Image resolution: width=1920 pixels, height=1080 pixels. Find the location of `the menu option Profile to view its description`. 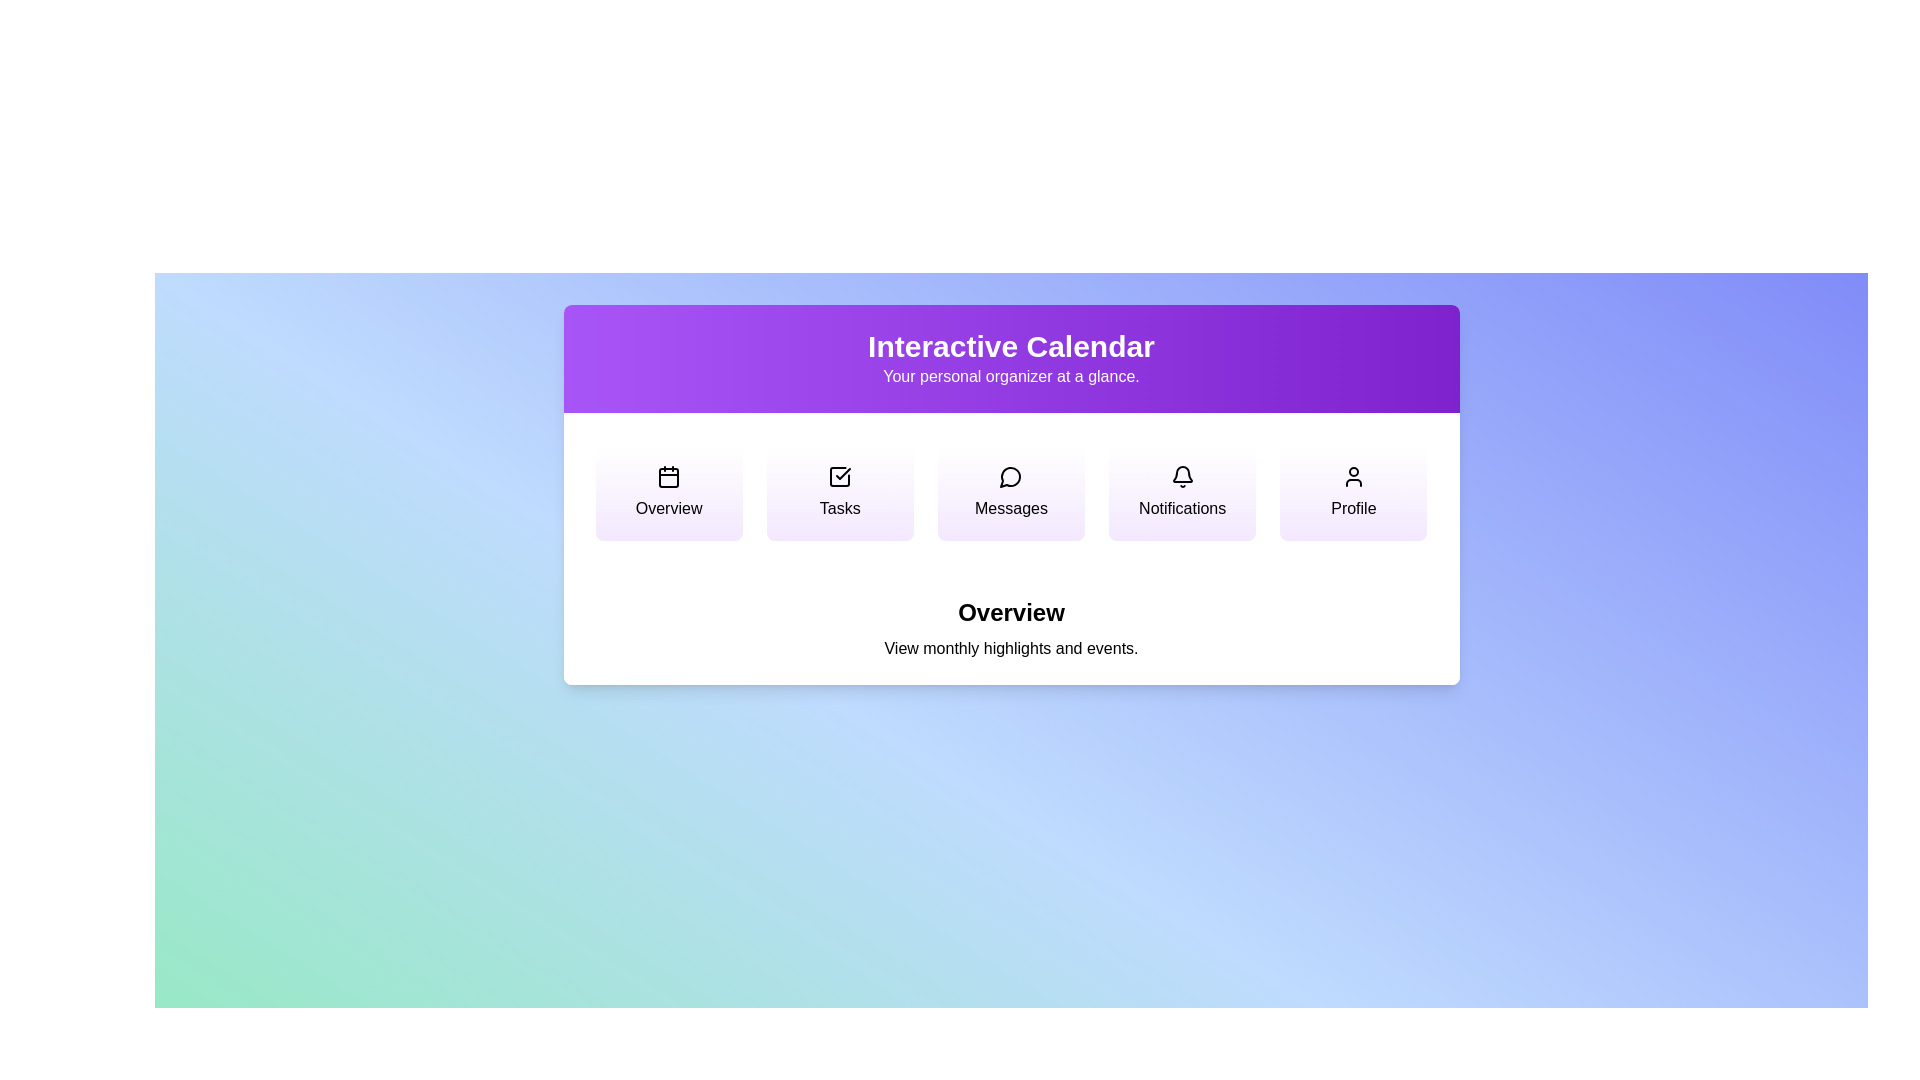

the menu option Profile to view its description is located at coordinates (1353, 493).